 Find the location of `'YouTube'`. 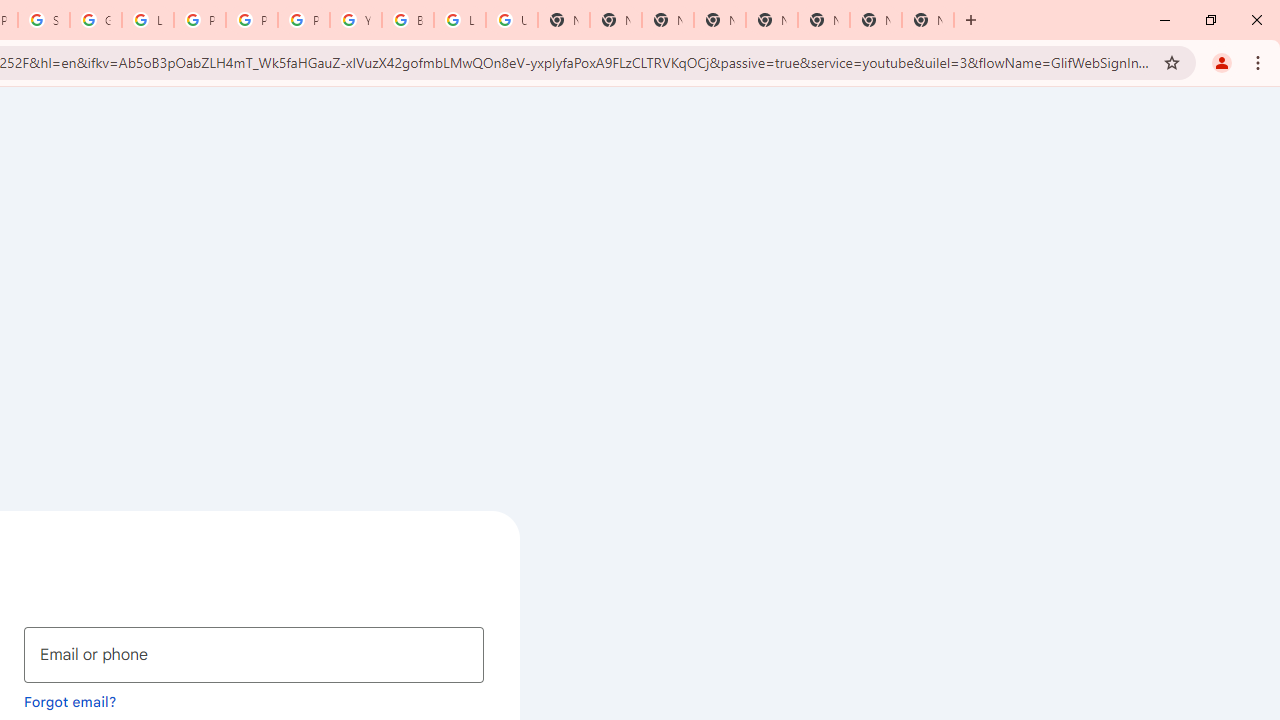

'YouTube' is located at coordinates (355, 20).